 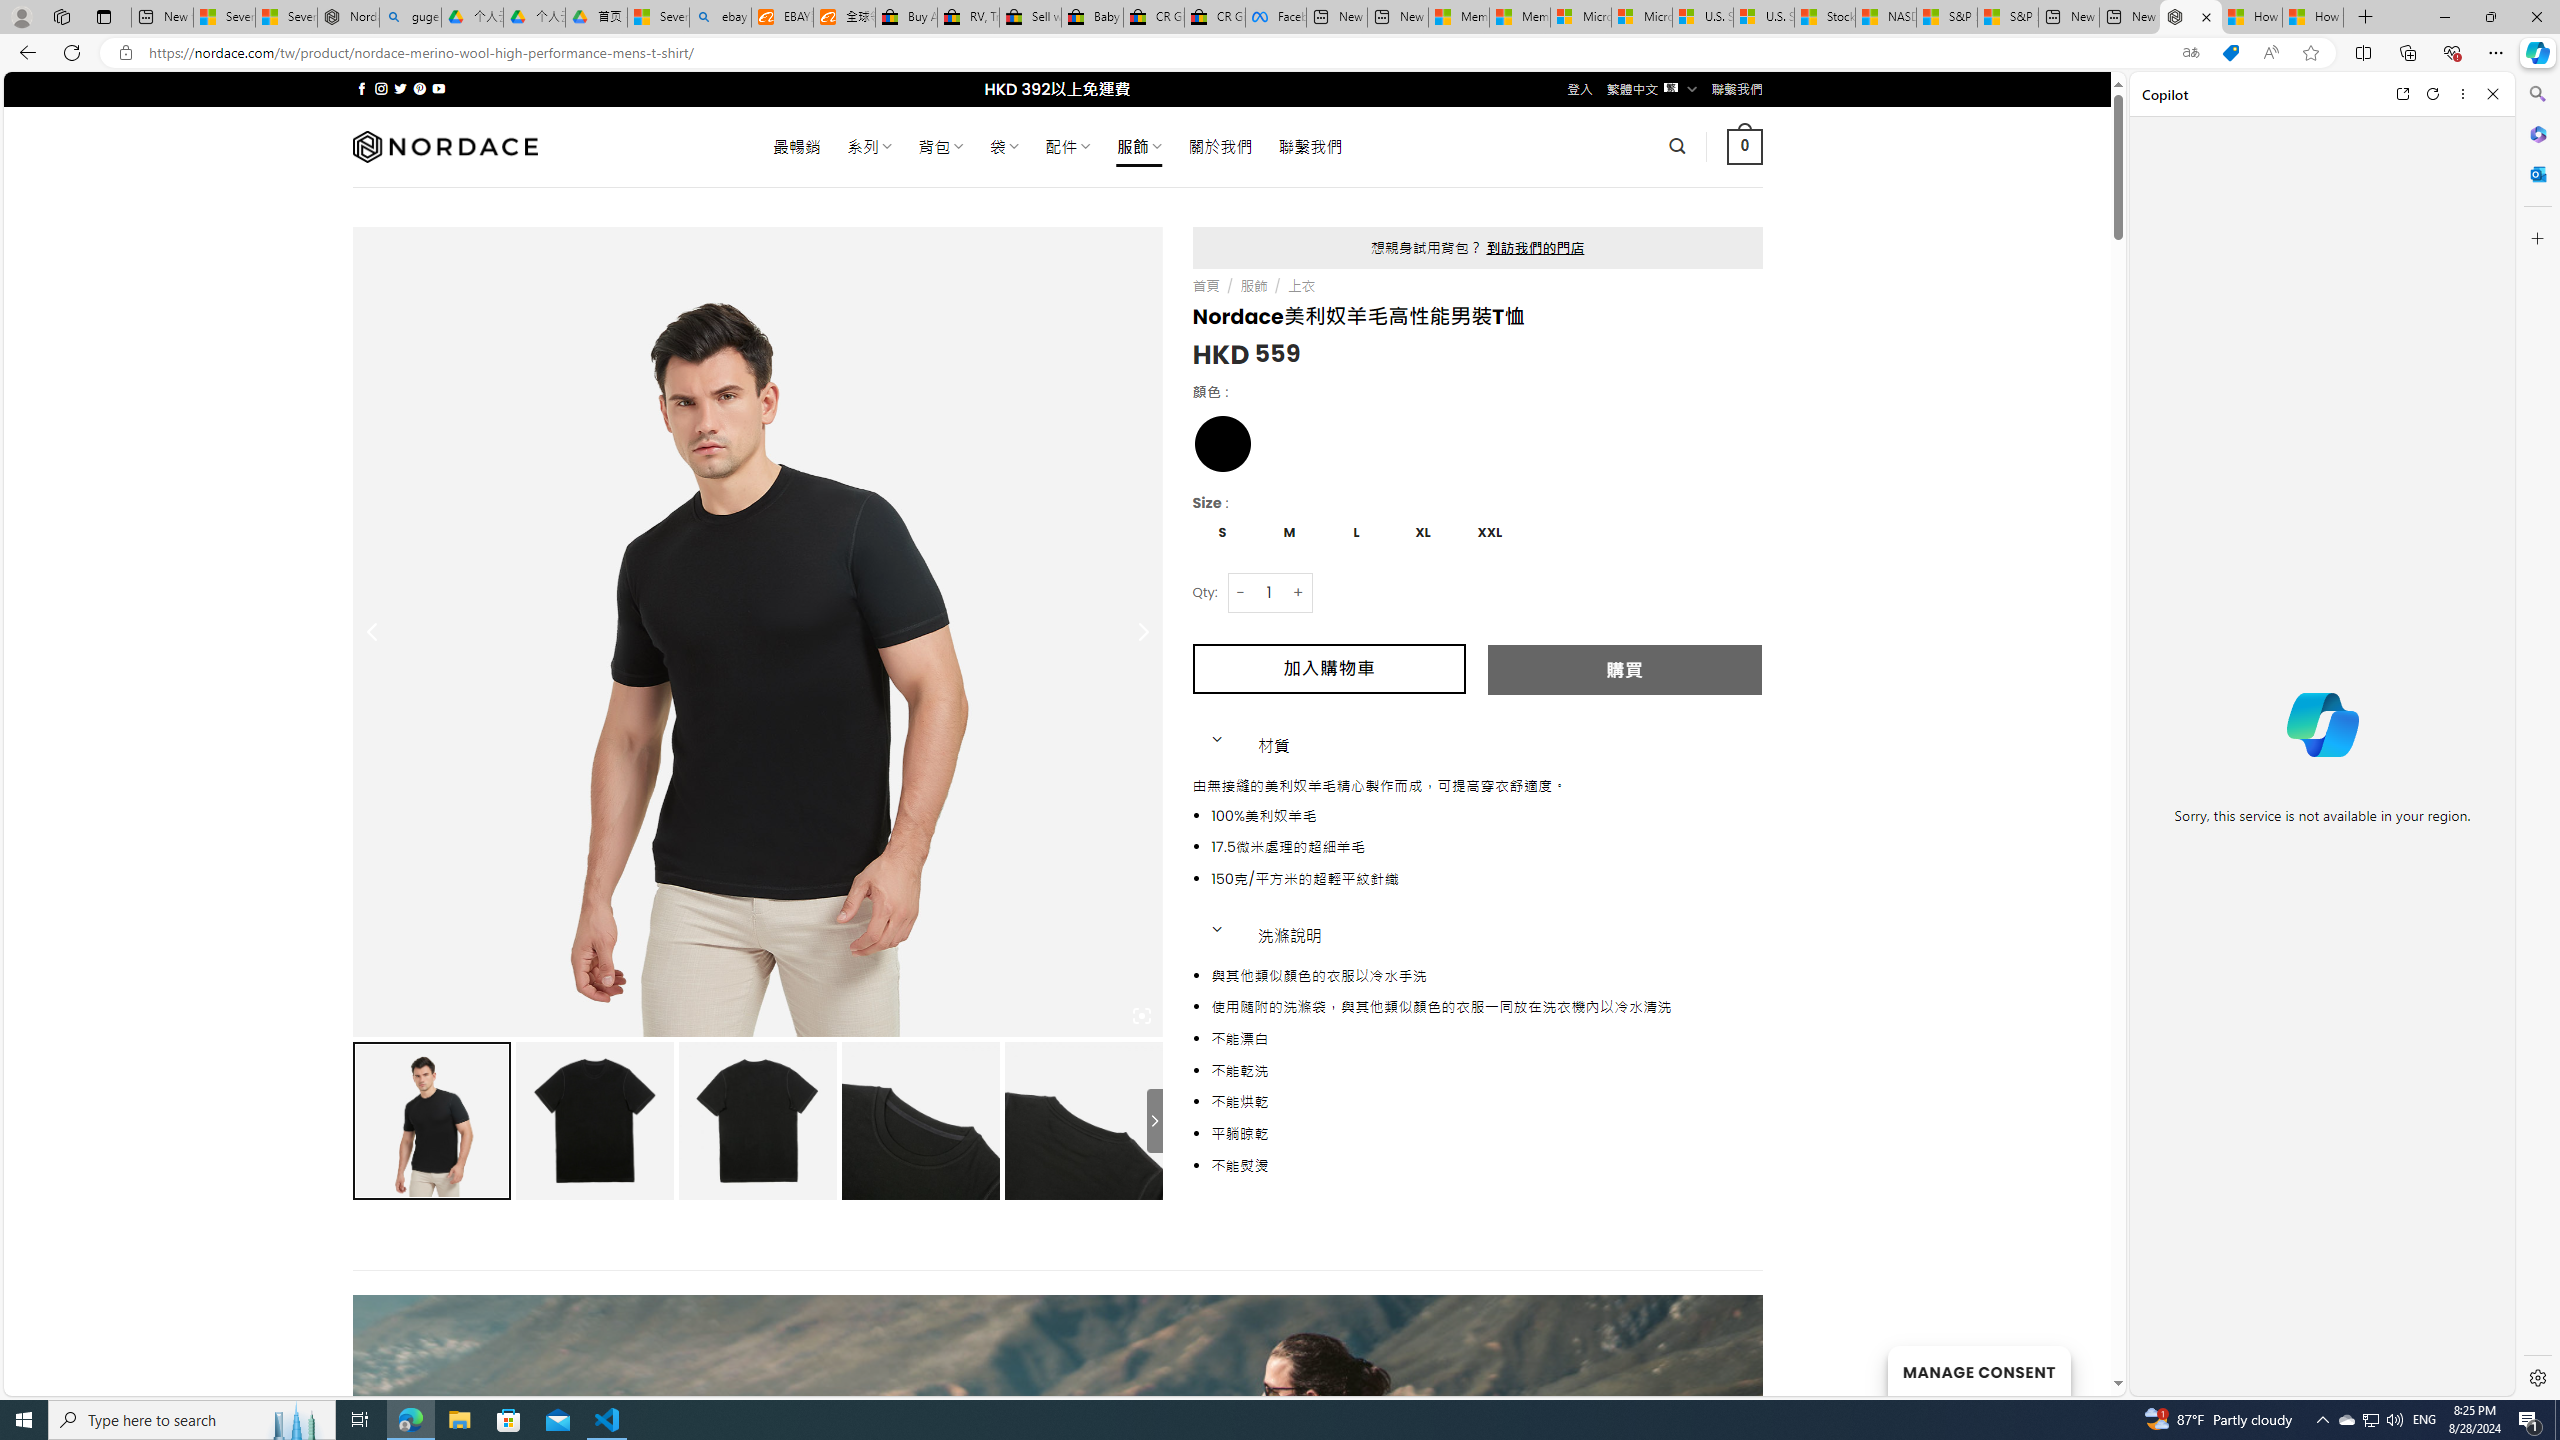 I want to click on 'How to Use a Monitor With Your Closed Laptop', so click(x=2311, y=16).